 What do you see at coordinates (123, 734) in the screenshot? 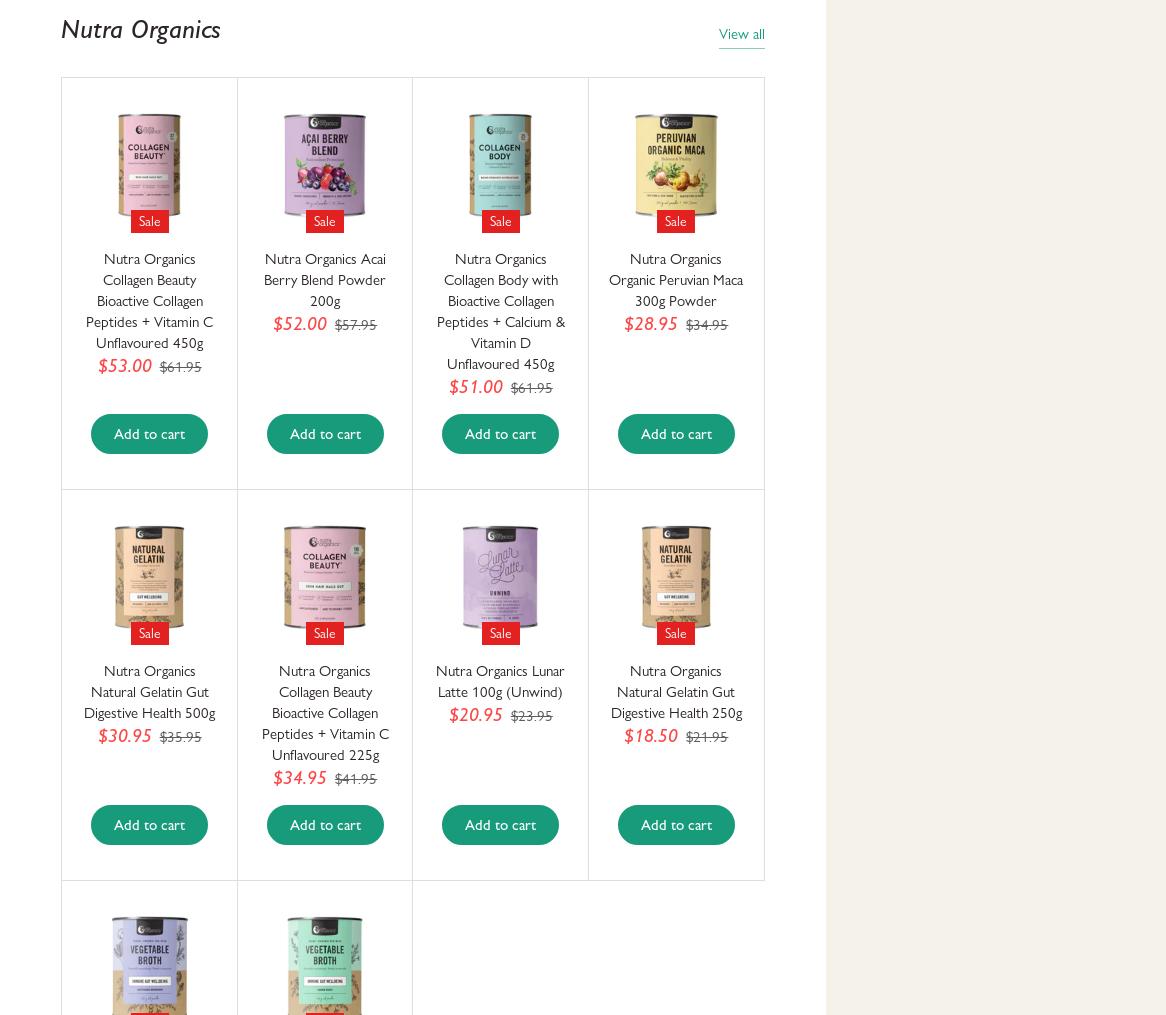
I see `'$30.95'` at bounding box center [123, 734].